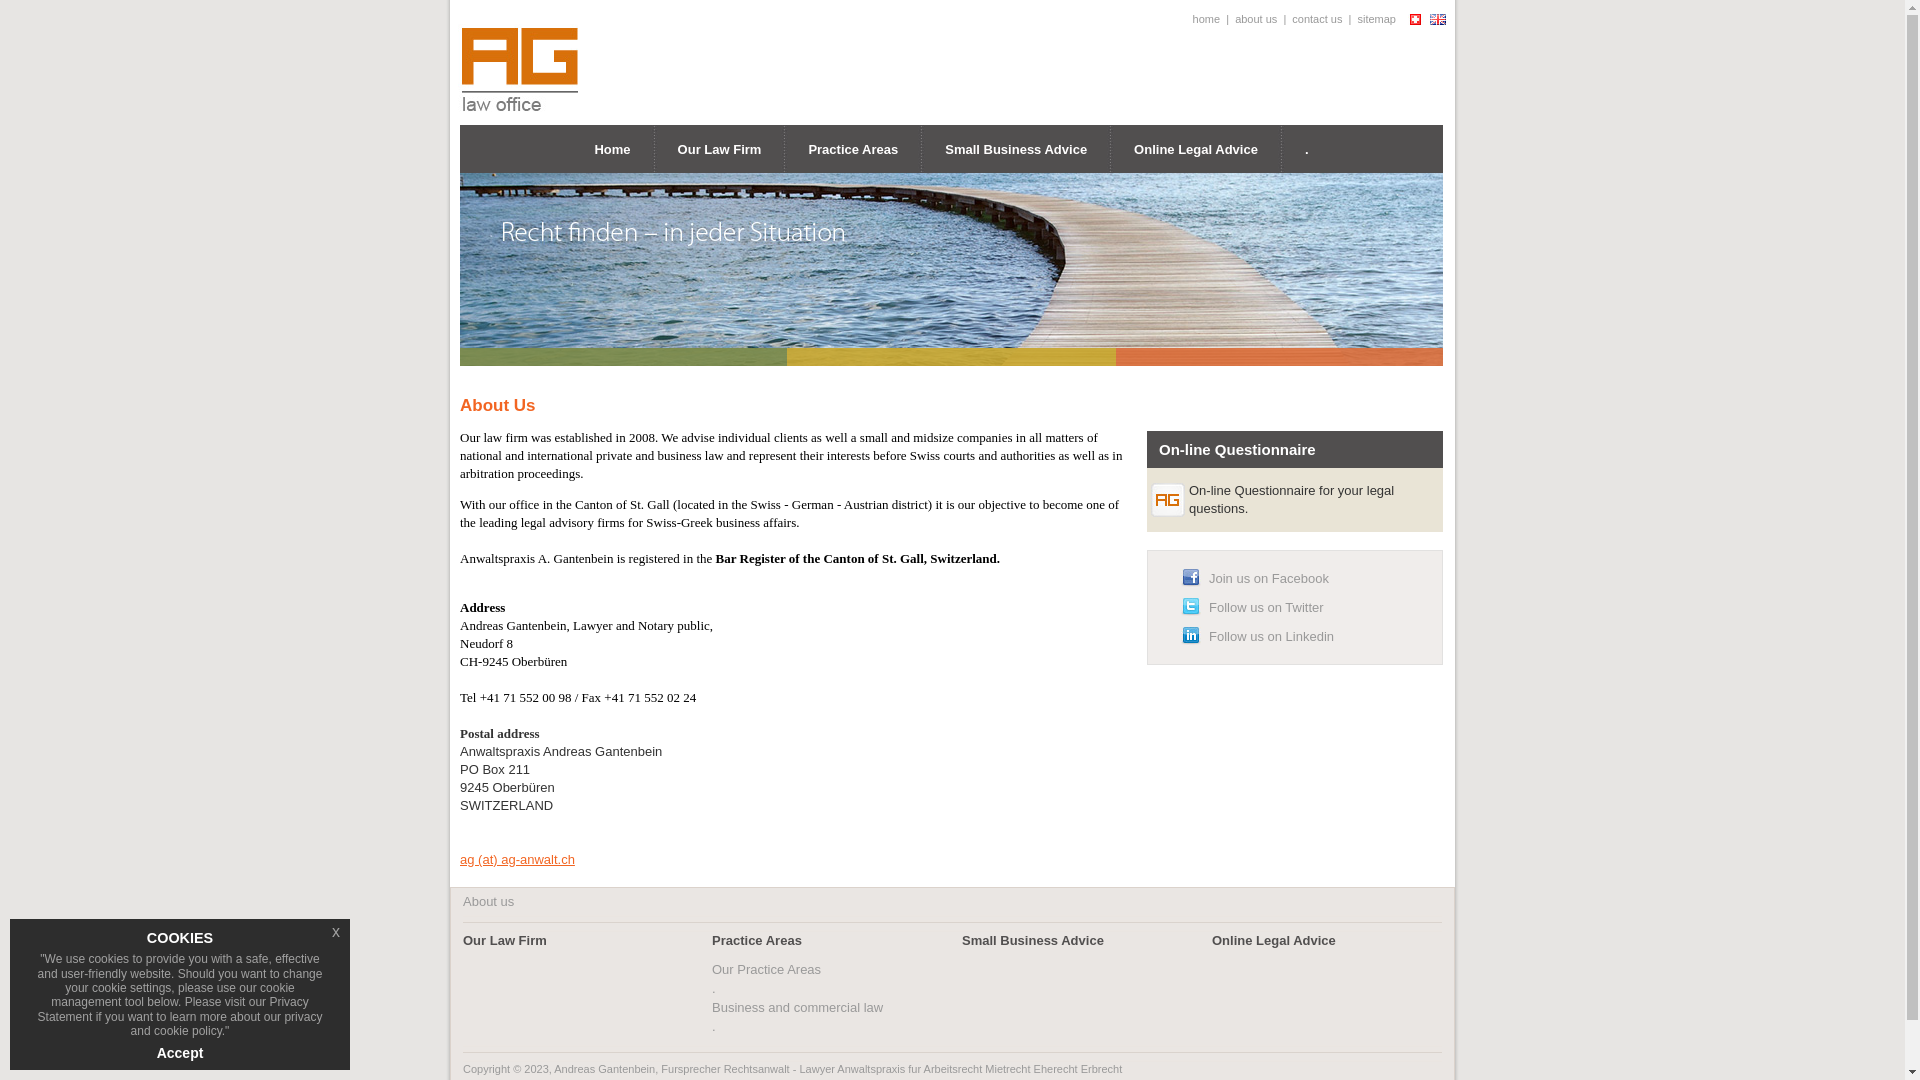  Describe the element at coordinates (1233, 19) in the screenshot. I see `'about us'` at that location.